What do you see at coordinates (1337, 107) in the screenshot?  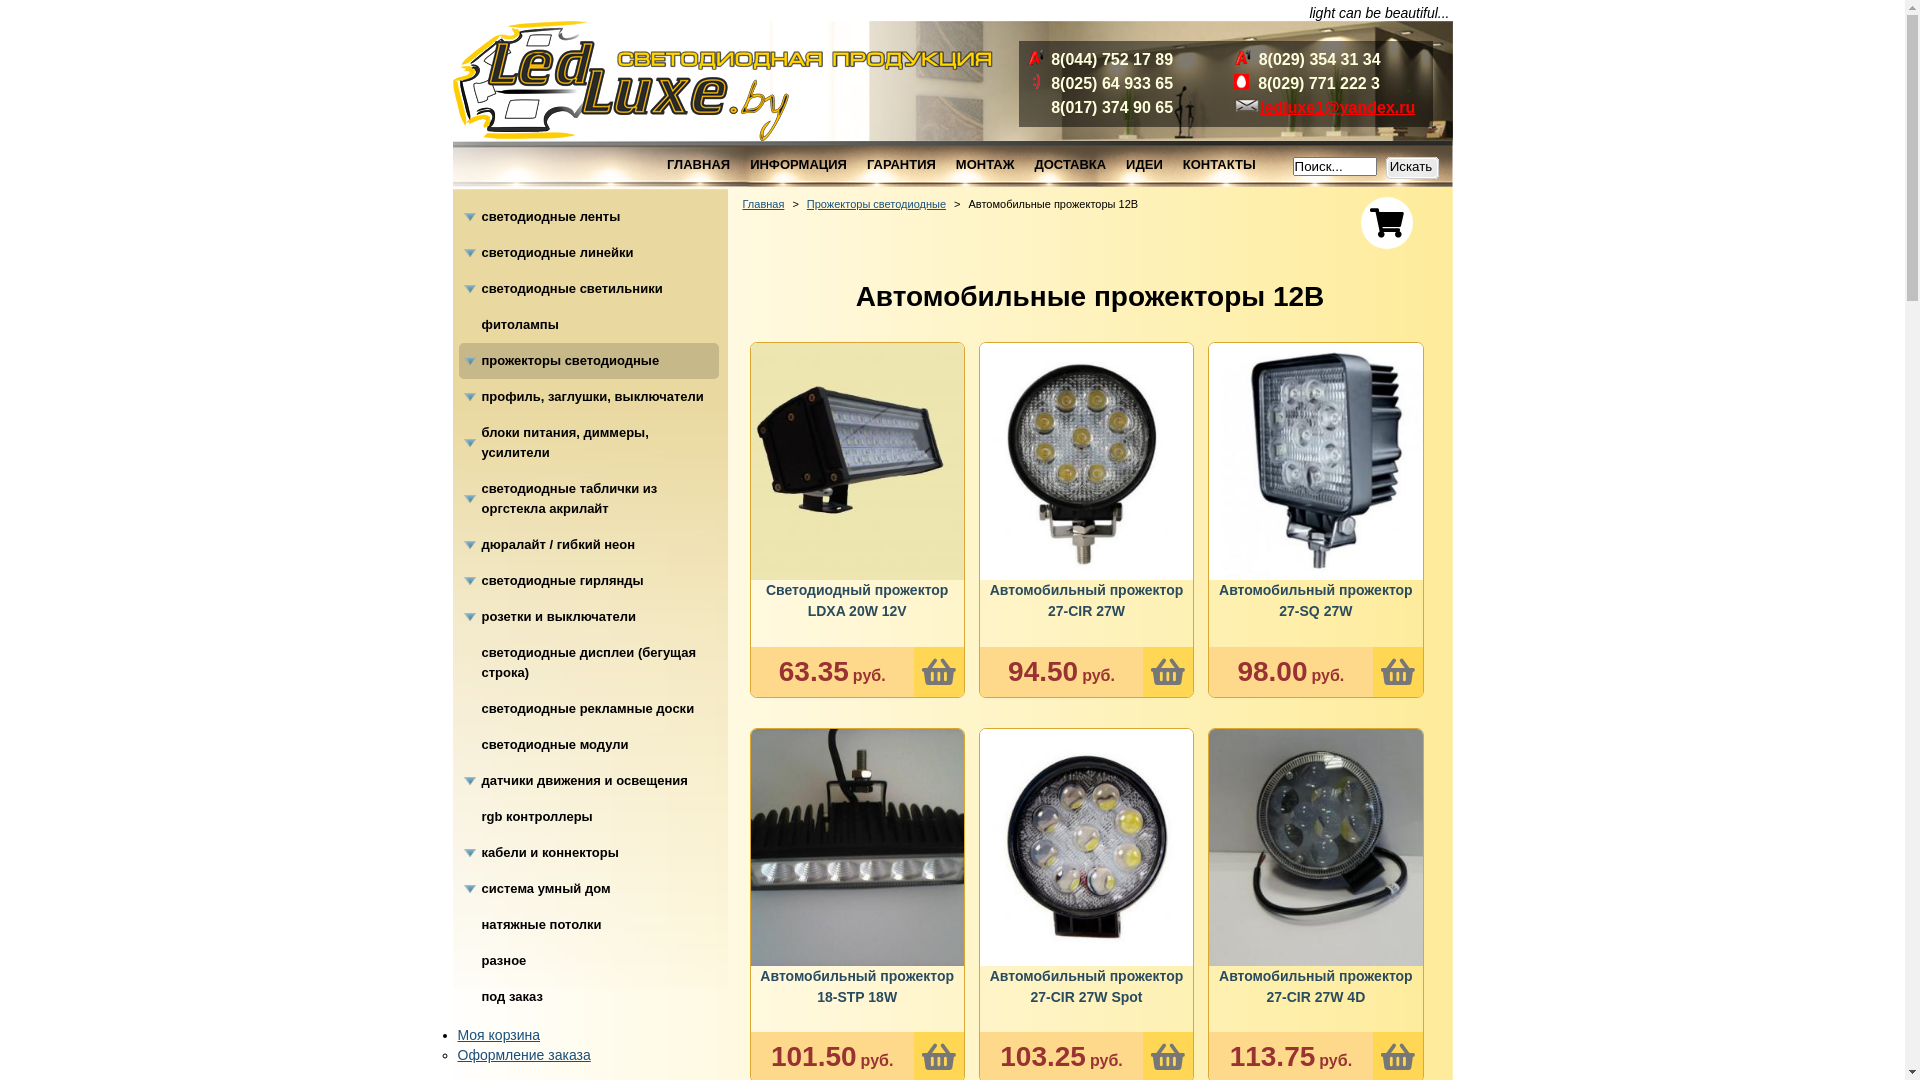 I see `'ledluxe1@yandex.ru'` at bounding box center [1337, 107].